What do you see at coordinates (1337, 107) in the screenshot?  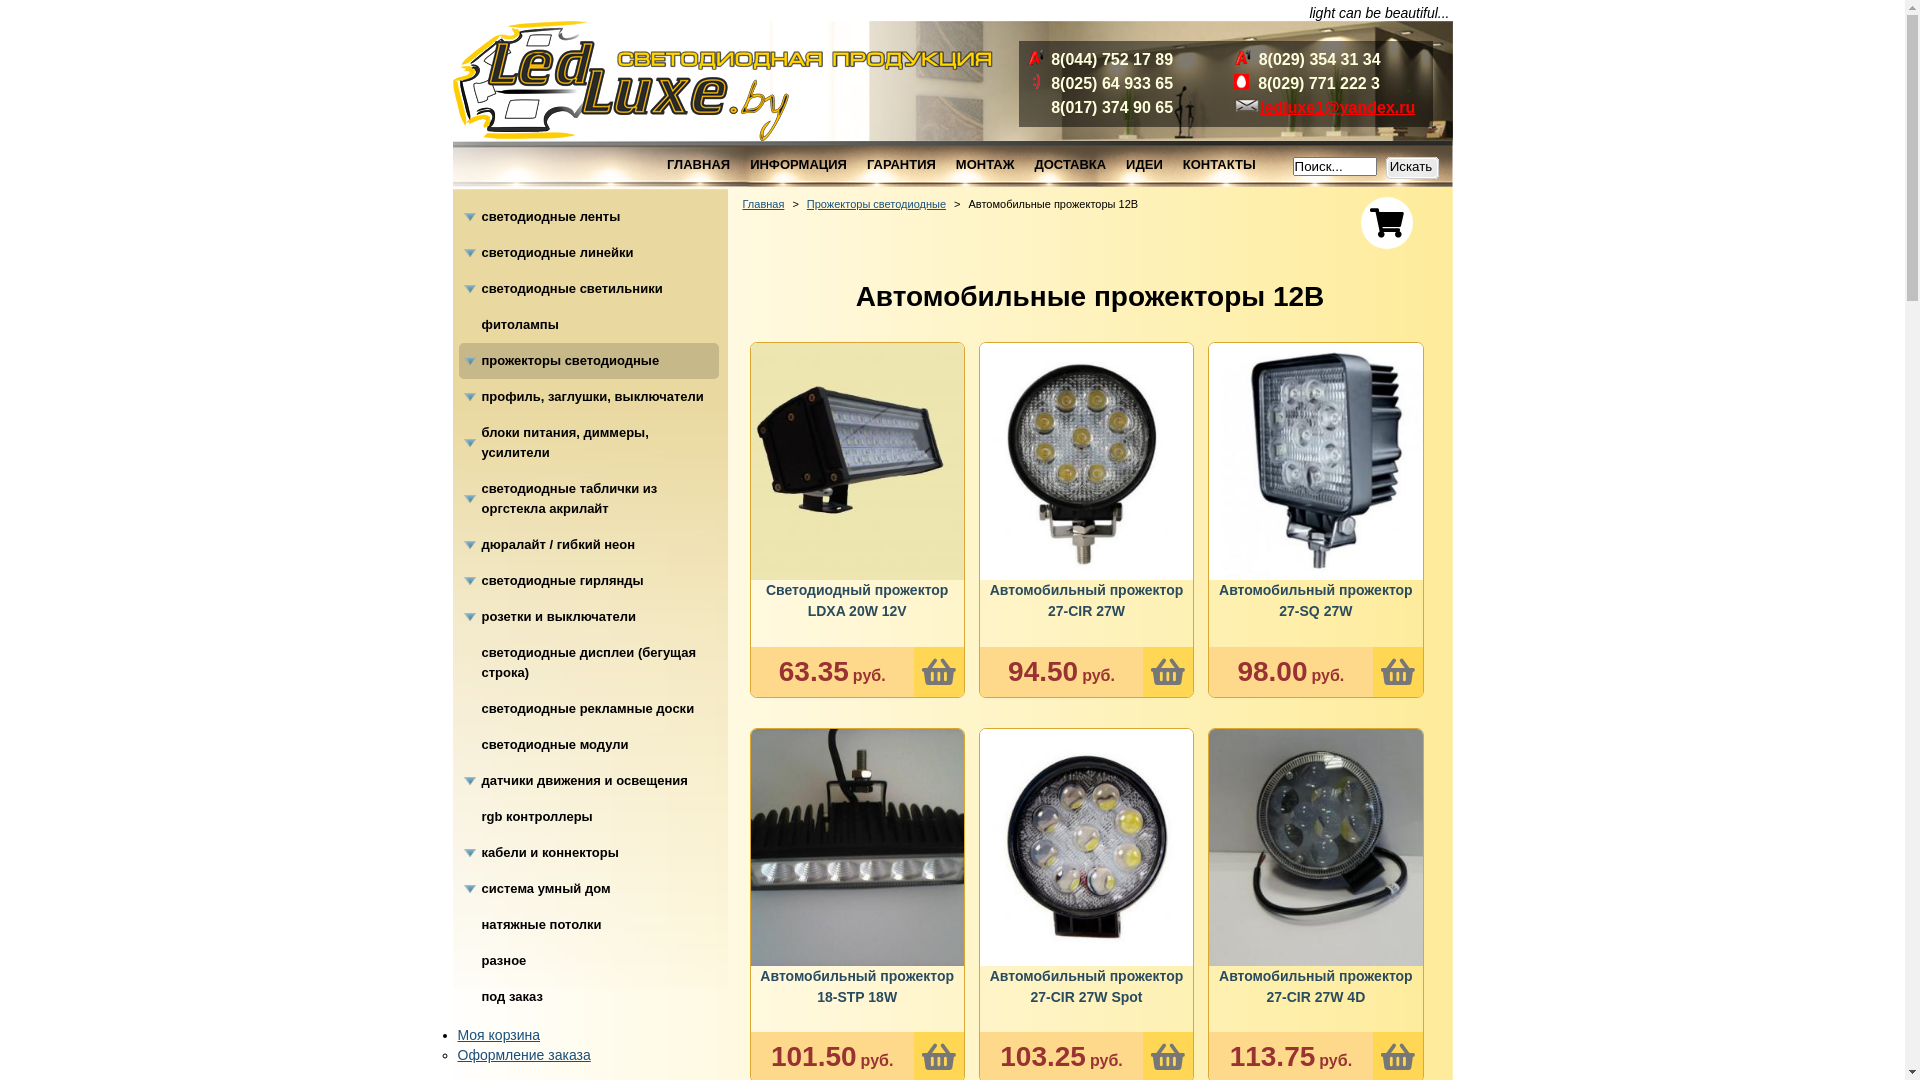 I see `'ledluxe1@yandex.ru'` at bounding box center [1337, 107].